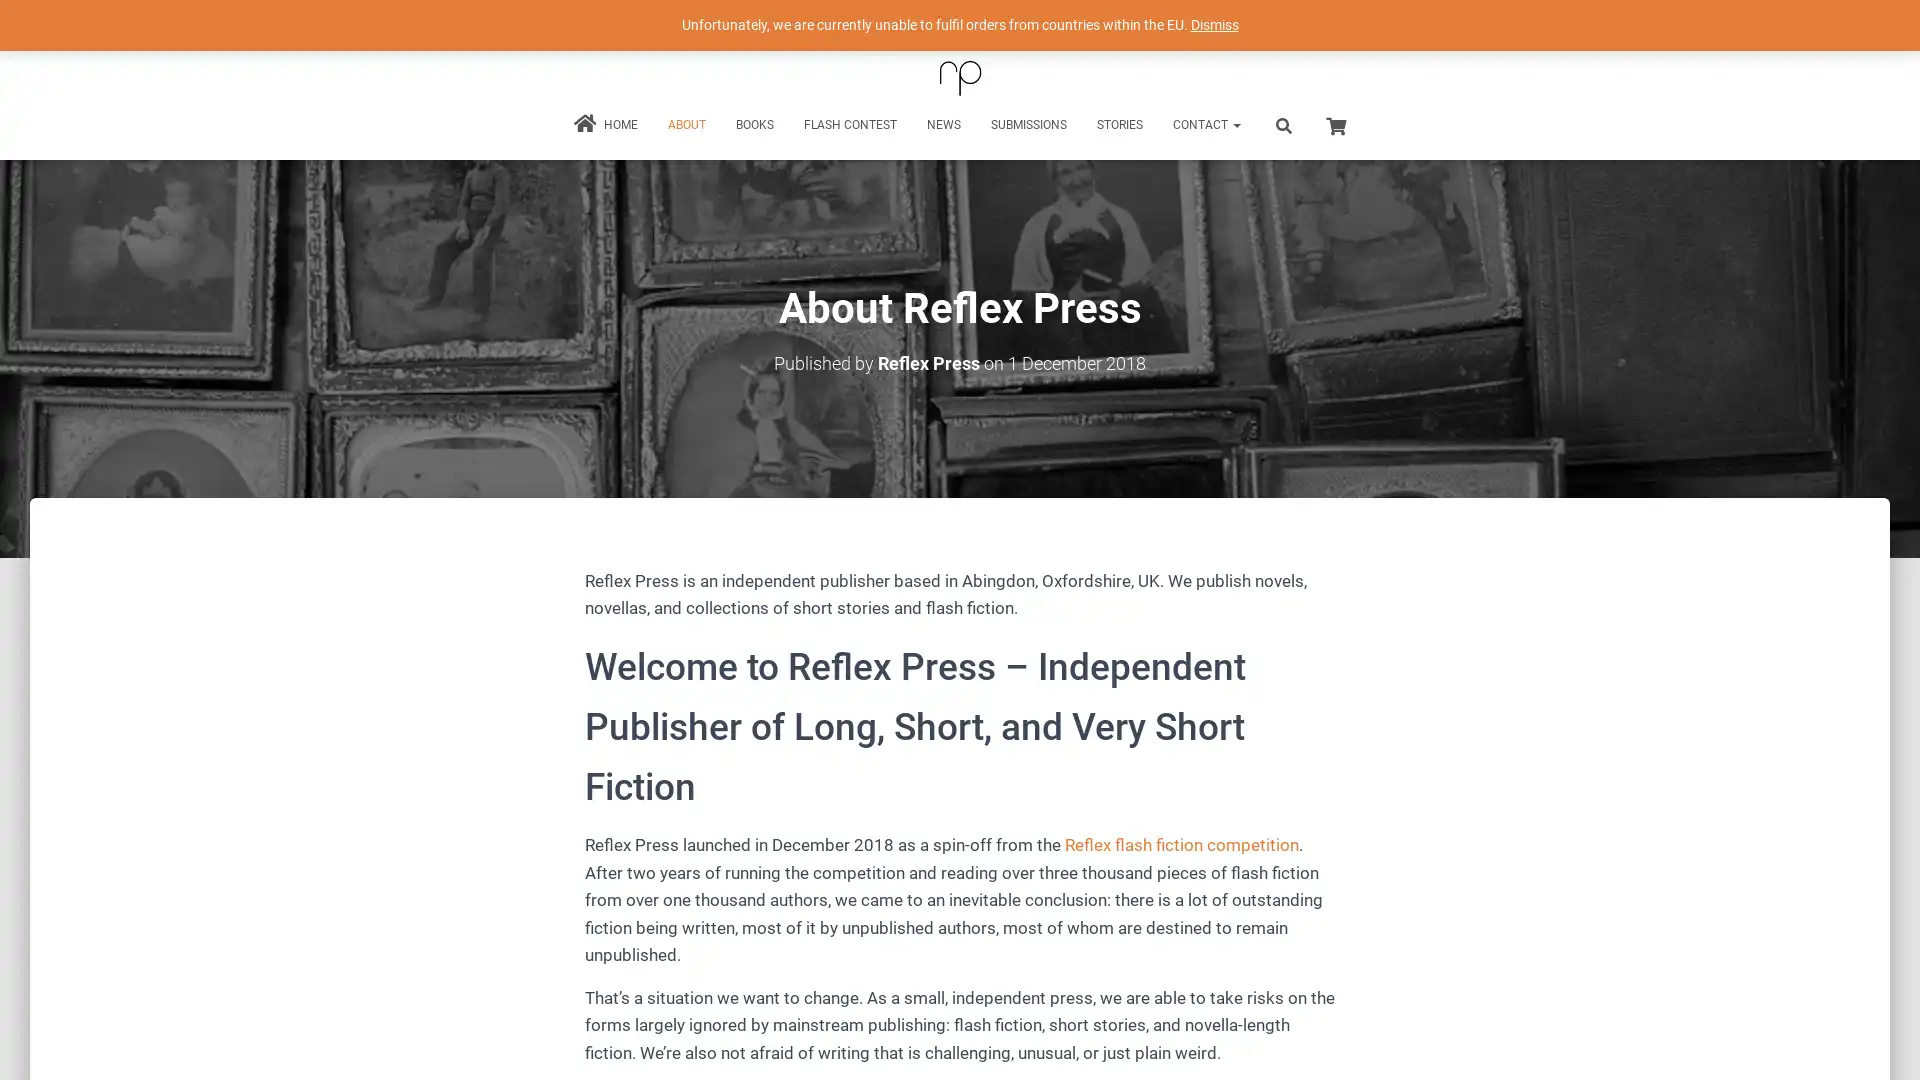 The height and width of the screenshot is (1080, 1920). I want to click on Accept, so click(1254, 1048).